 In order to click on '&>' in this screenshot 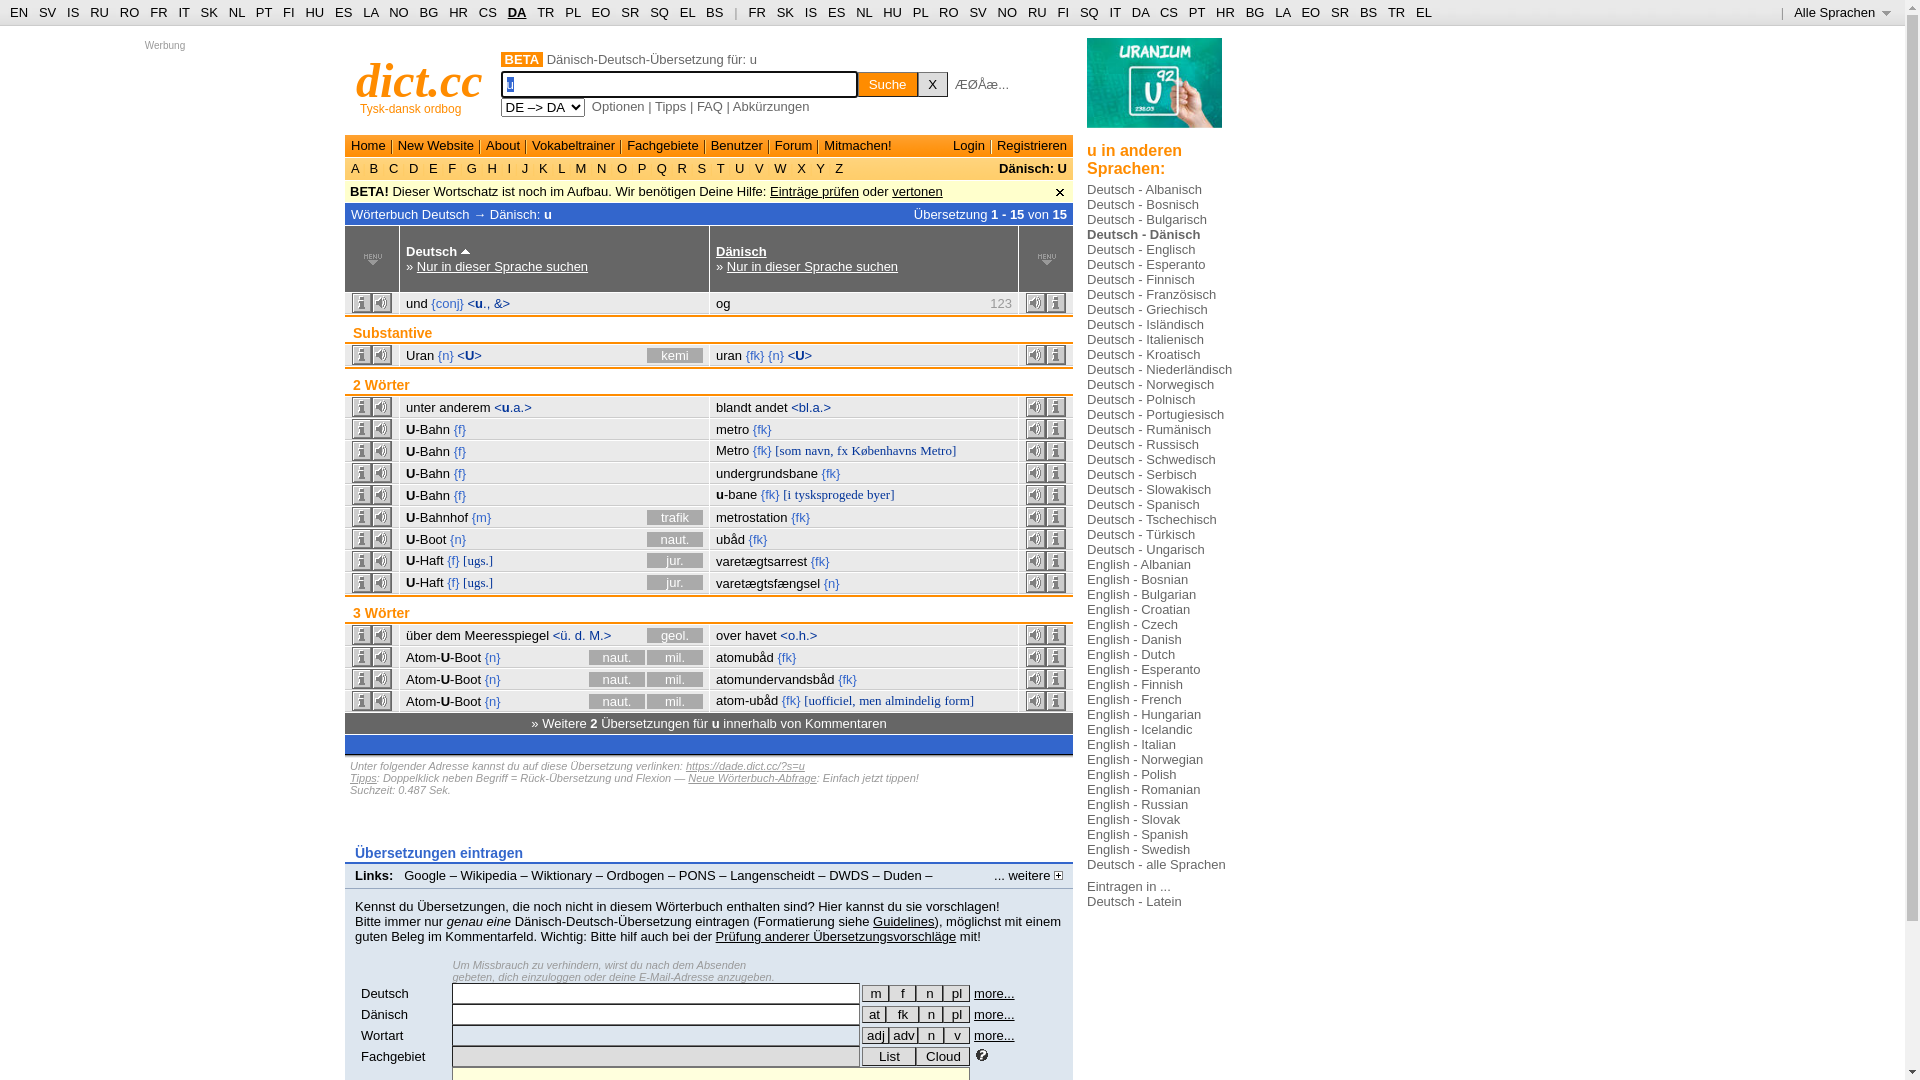, I will do `click(502, 303)`.